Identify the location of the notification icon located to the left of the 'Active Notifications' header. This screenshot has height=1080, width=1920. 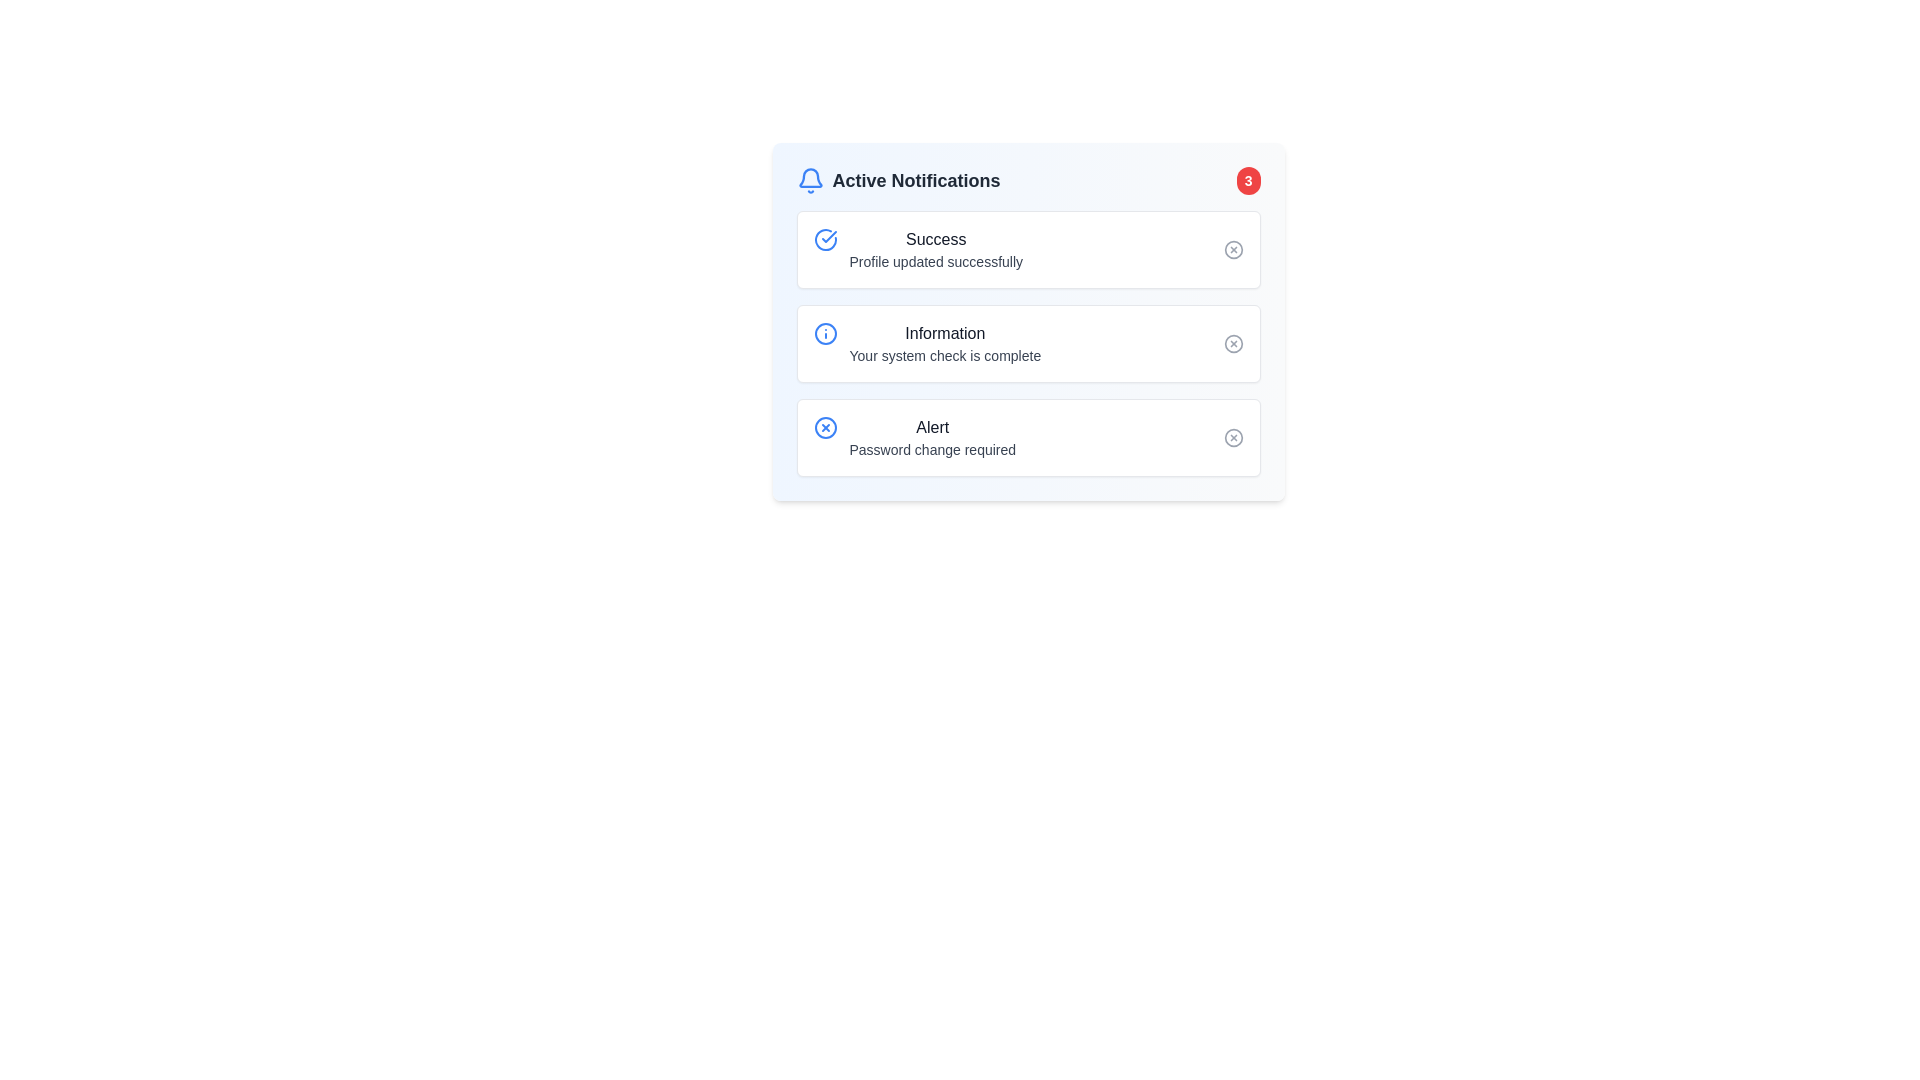
(810, 181).